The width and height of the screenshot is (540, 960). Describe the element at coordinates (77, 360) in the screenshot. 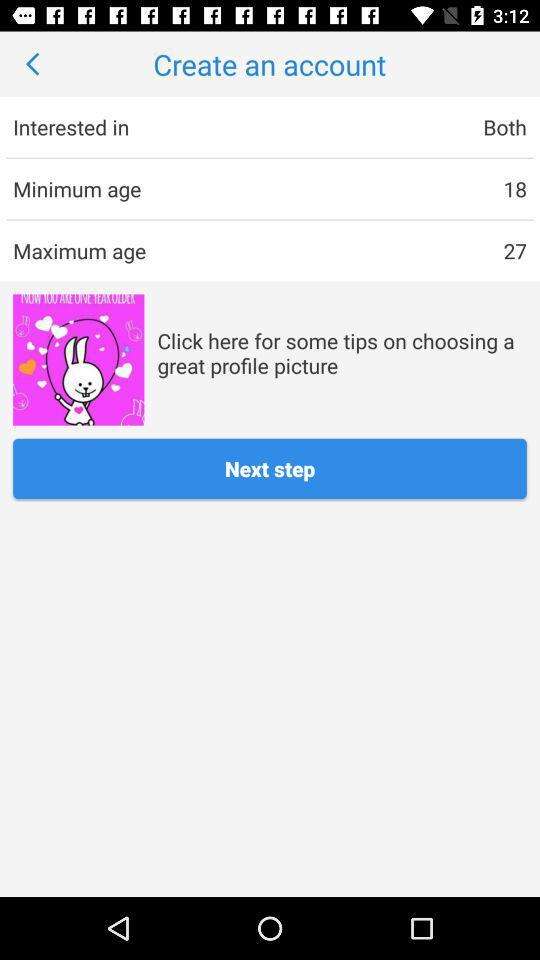

I see `app below maximum age item` at that location.